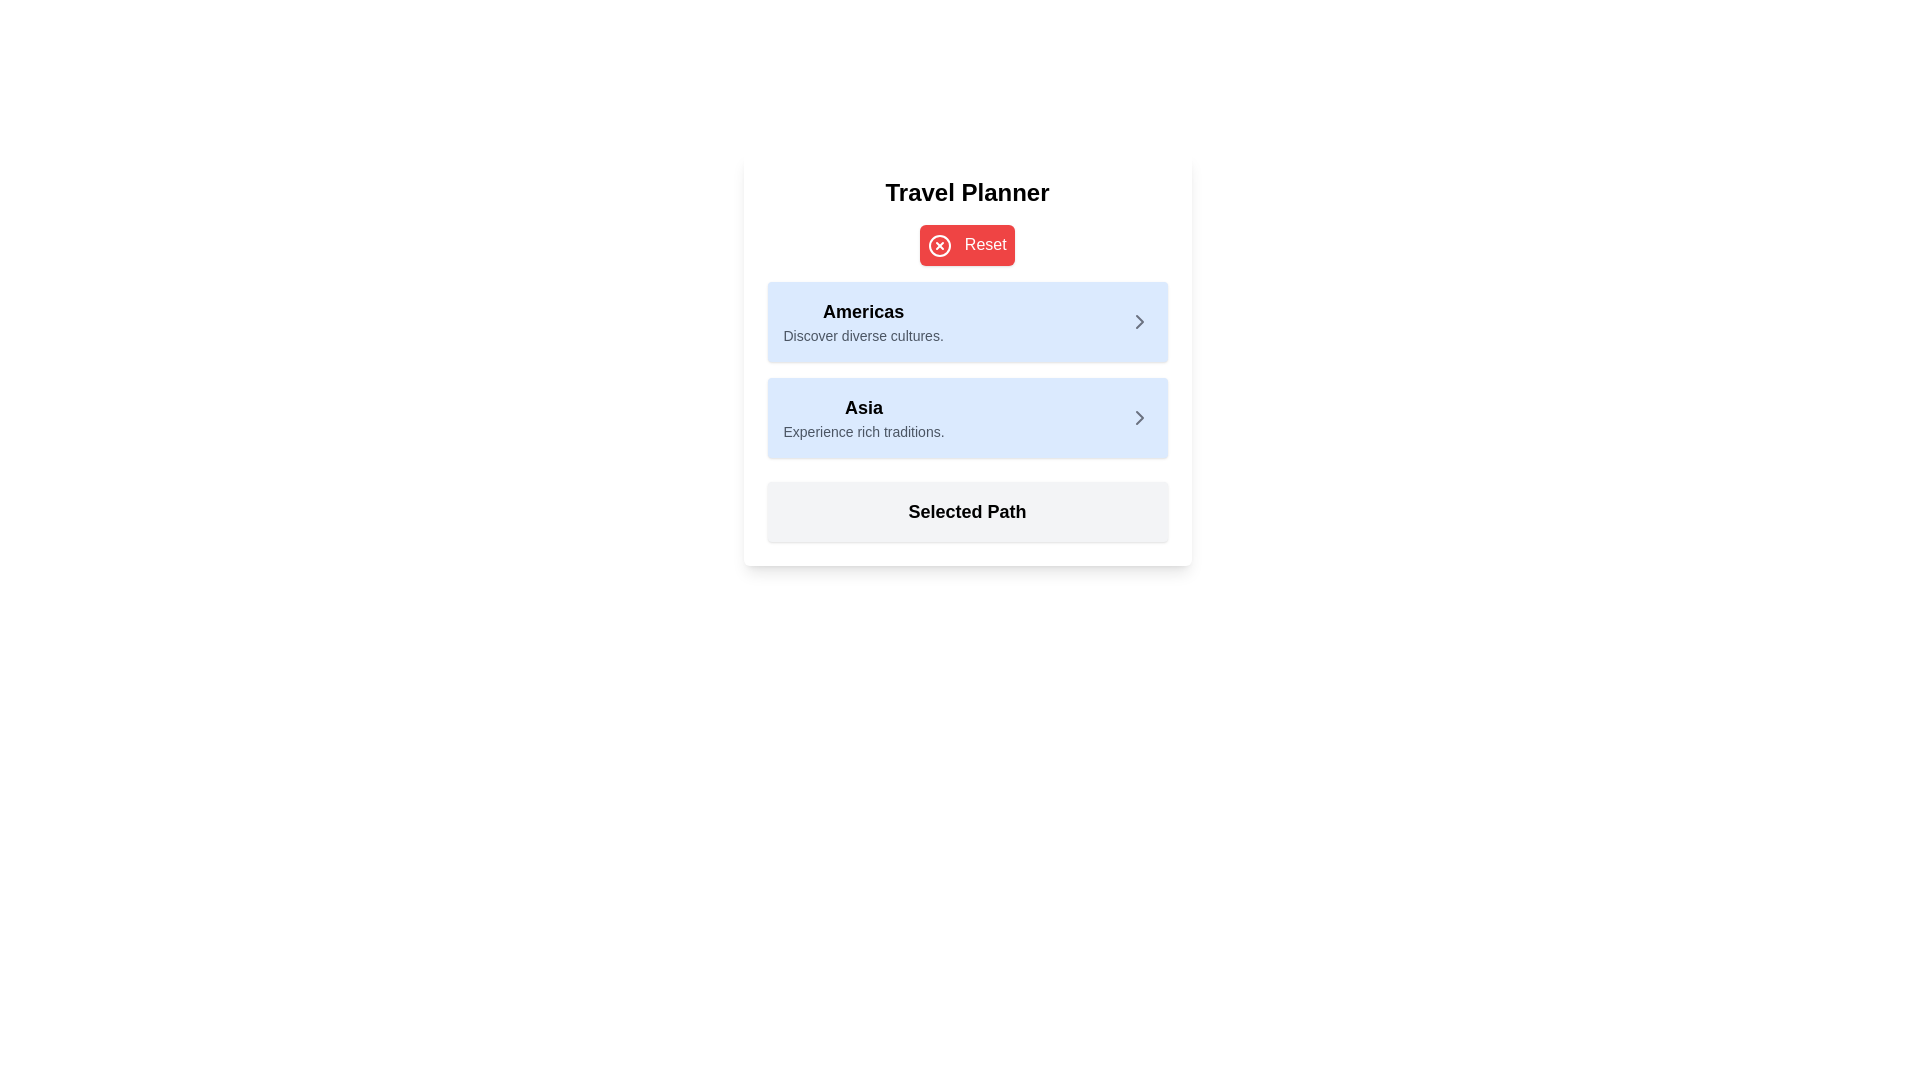 Image resolution: width=1920 pixels, height=1080 pixels. Describe the element at coordinates (967, 192) in the screenshot. I see `the bolded title labeled 'Travel Planner', which is styled prominently and centered at the top of a white card with rounded corners` at that location.